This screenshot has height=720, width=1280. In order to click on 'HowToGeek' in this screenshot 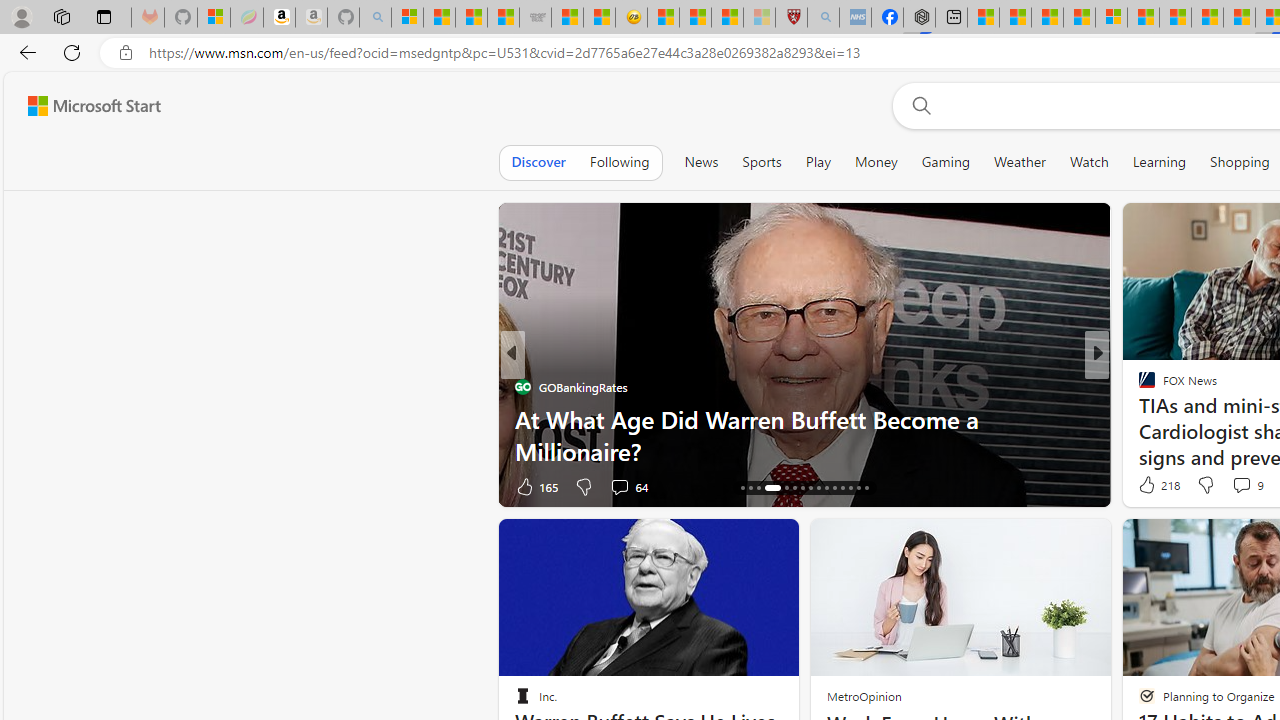, I will do `click(1138, 418)`.